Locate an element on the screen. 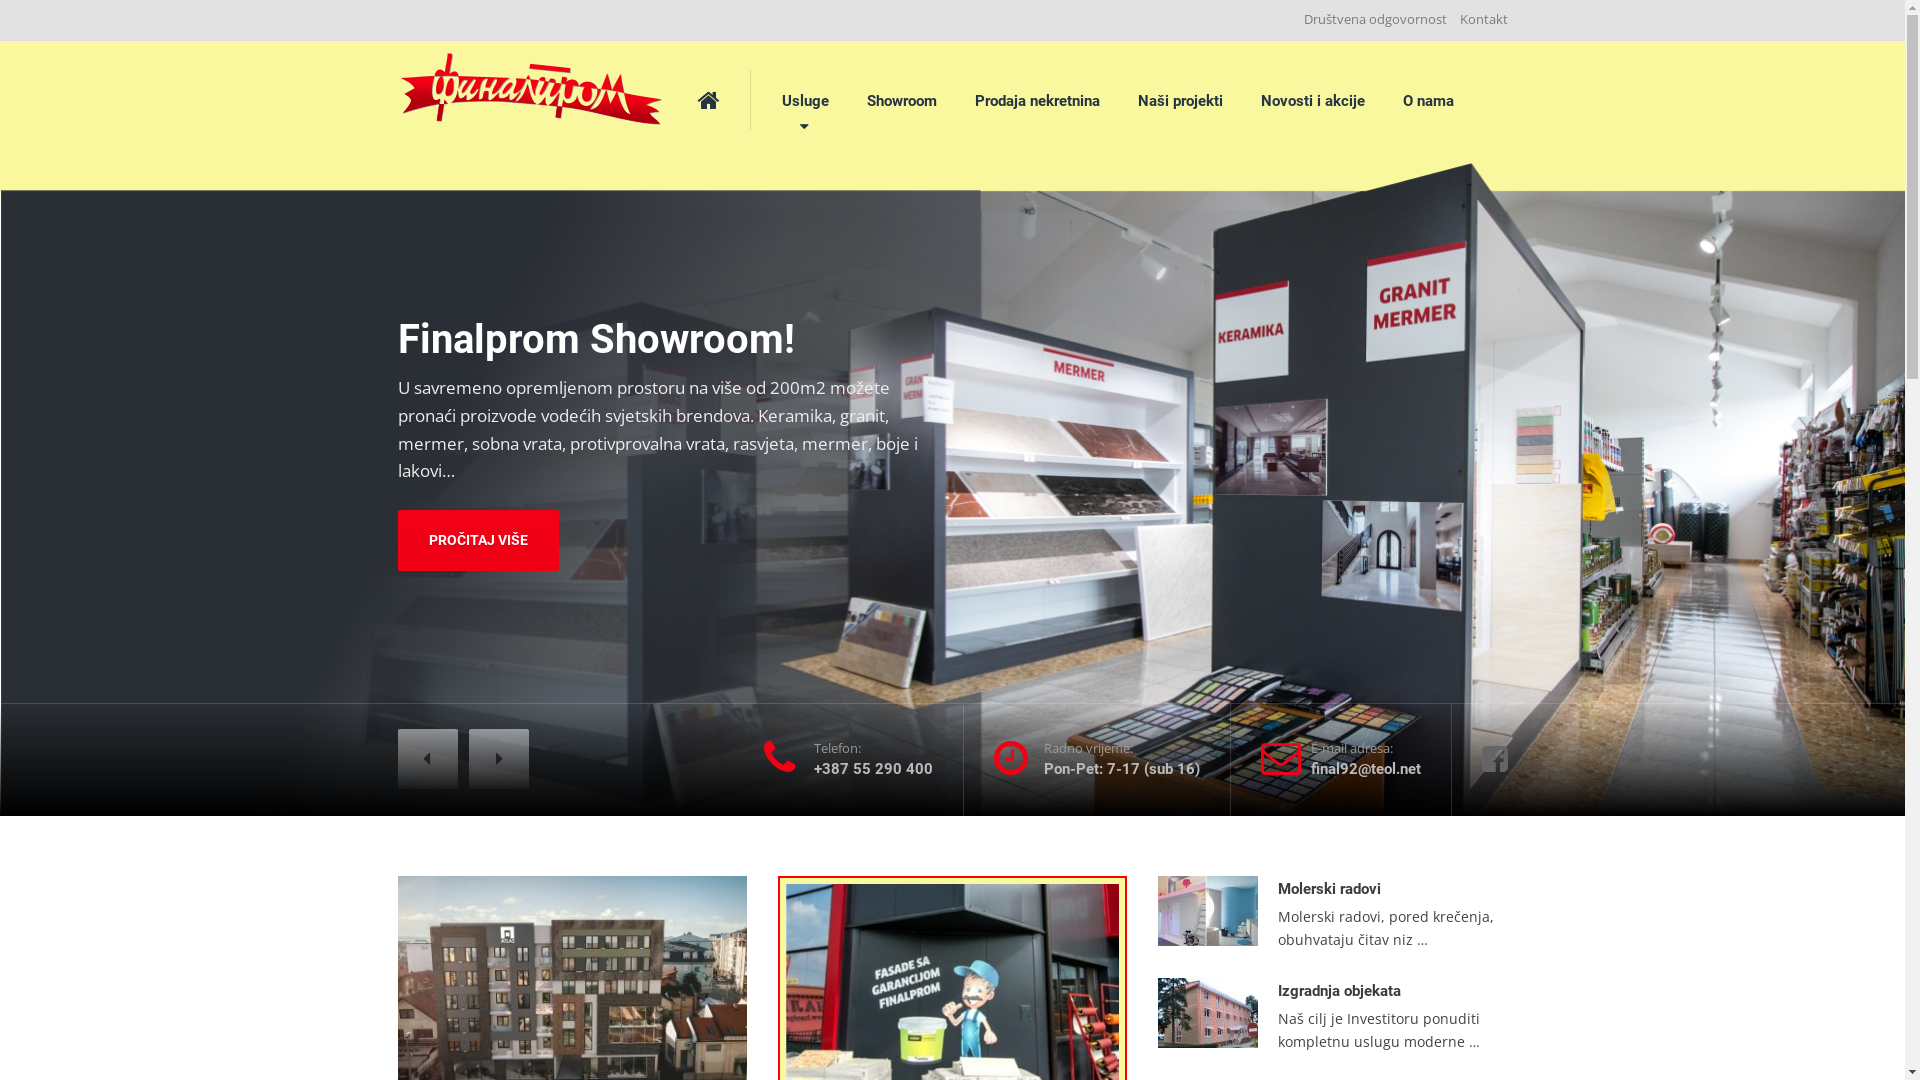  'Prodaja nekretnina' is located at coordinates (1037, 100).